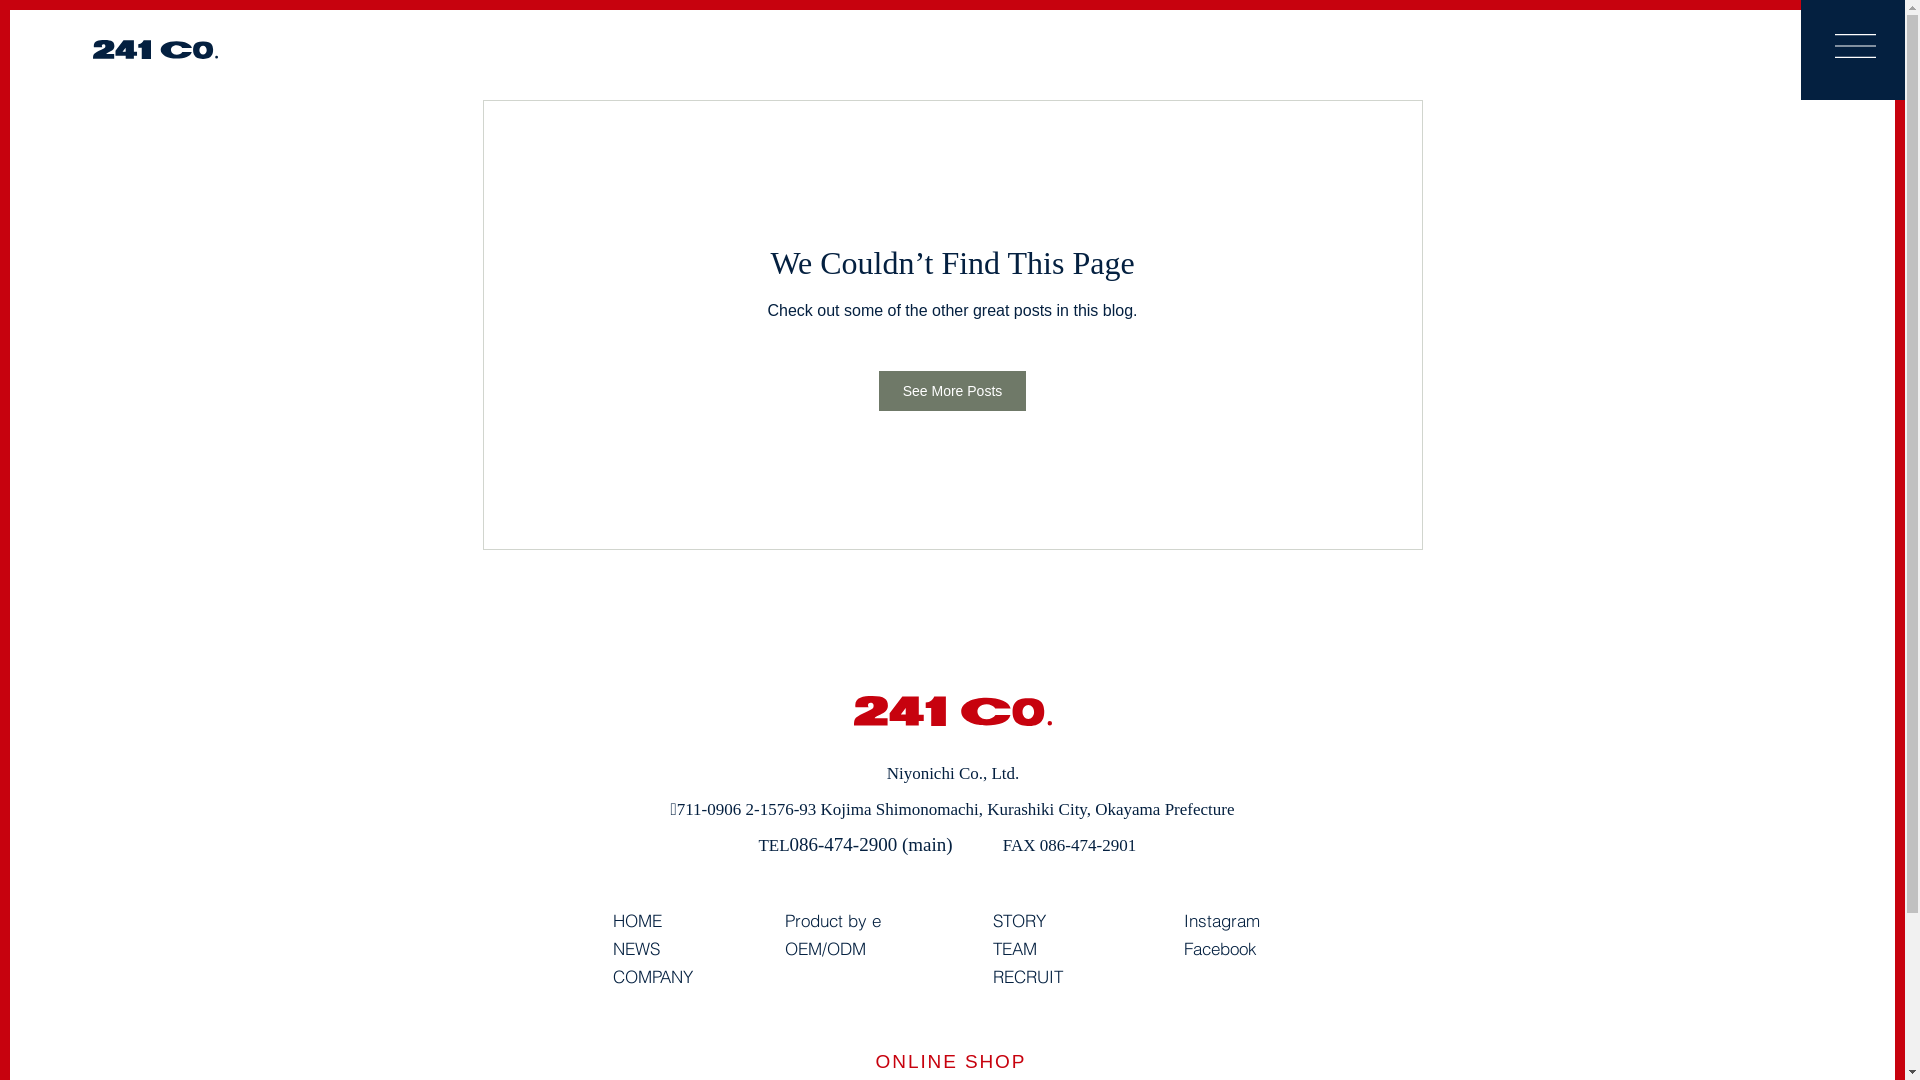 The height and width of the screenshot is (1080, 1920). I want to click on '086-474-2900 (main)', so click(871, 844).